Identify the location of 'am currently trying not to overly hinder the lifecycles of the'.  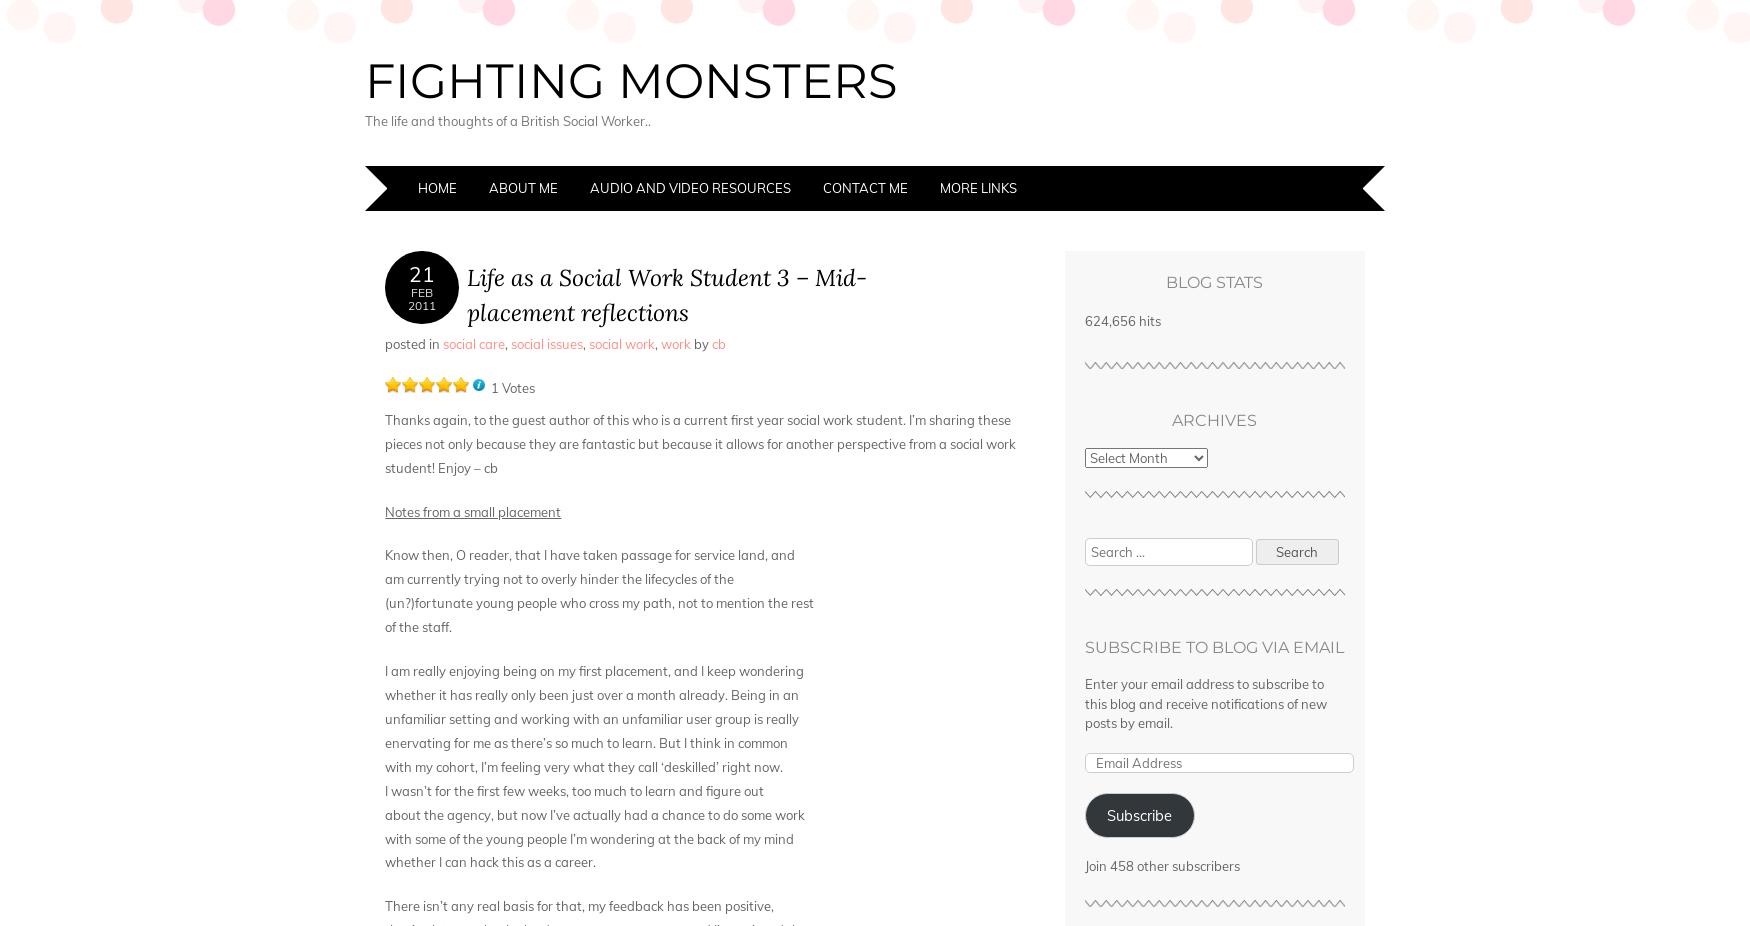
(384, 578).